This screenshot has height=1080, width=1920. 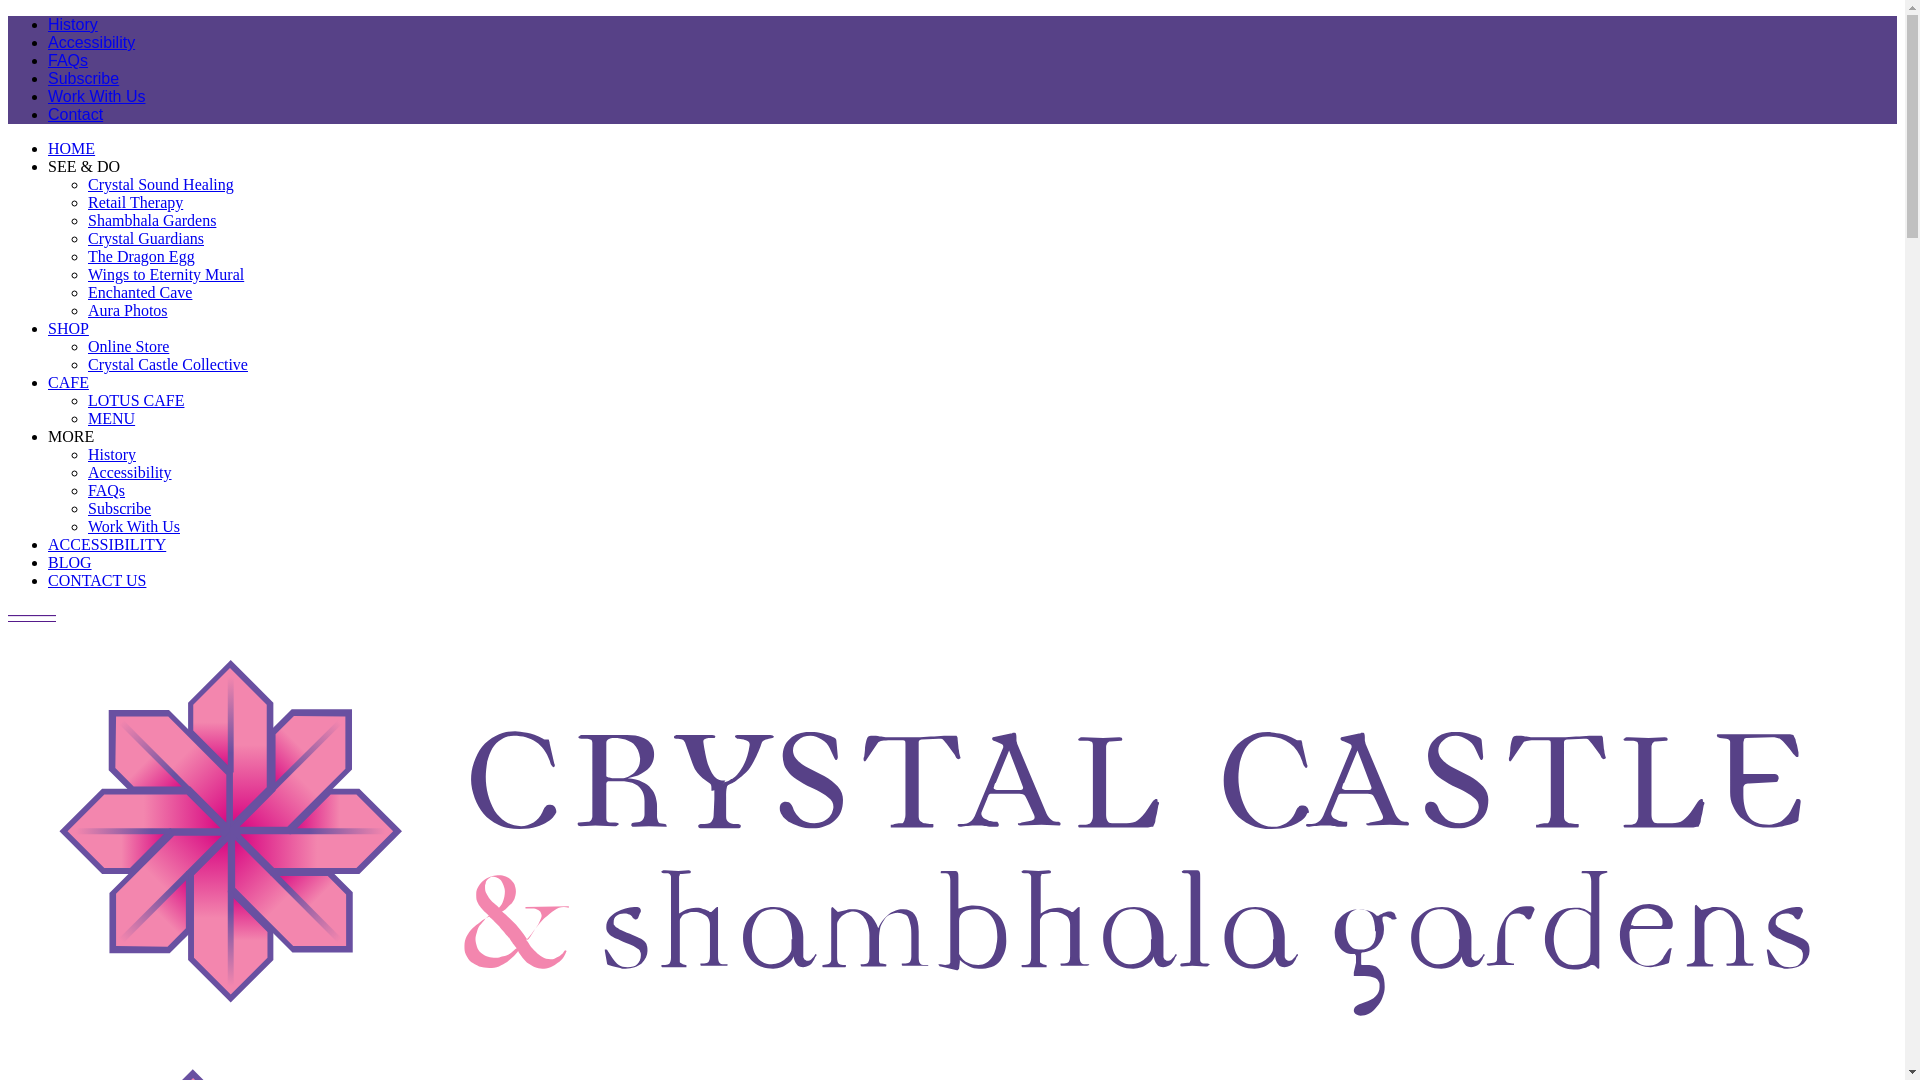 What do you see at coordinates (151, 220) in the screenshot?
I see `'Shambhala Gardens'` at bounding box center [151, 220].